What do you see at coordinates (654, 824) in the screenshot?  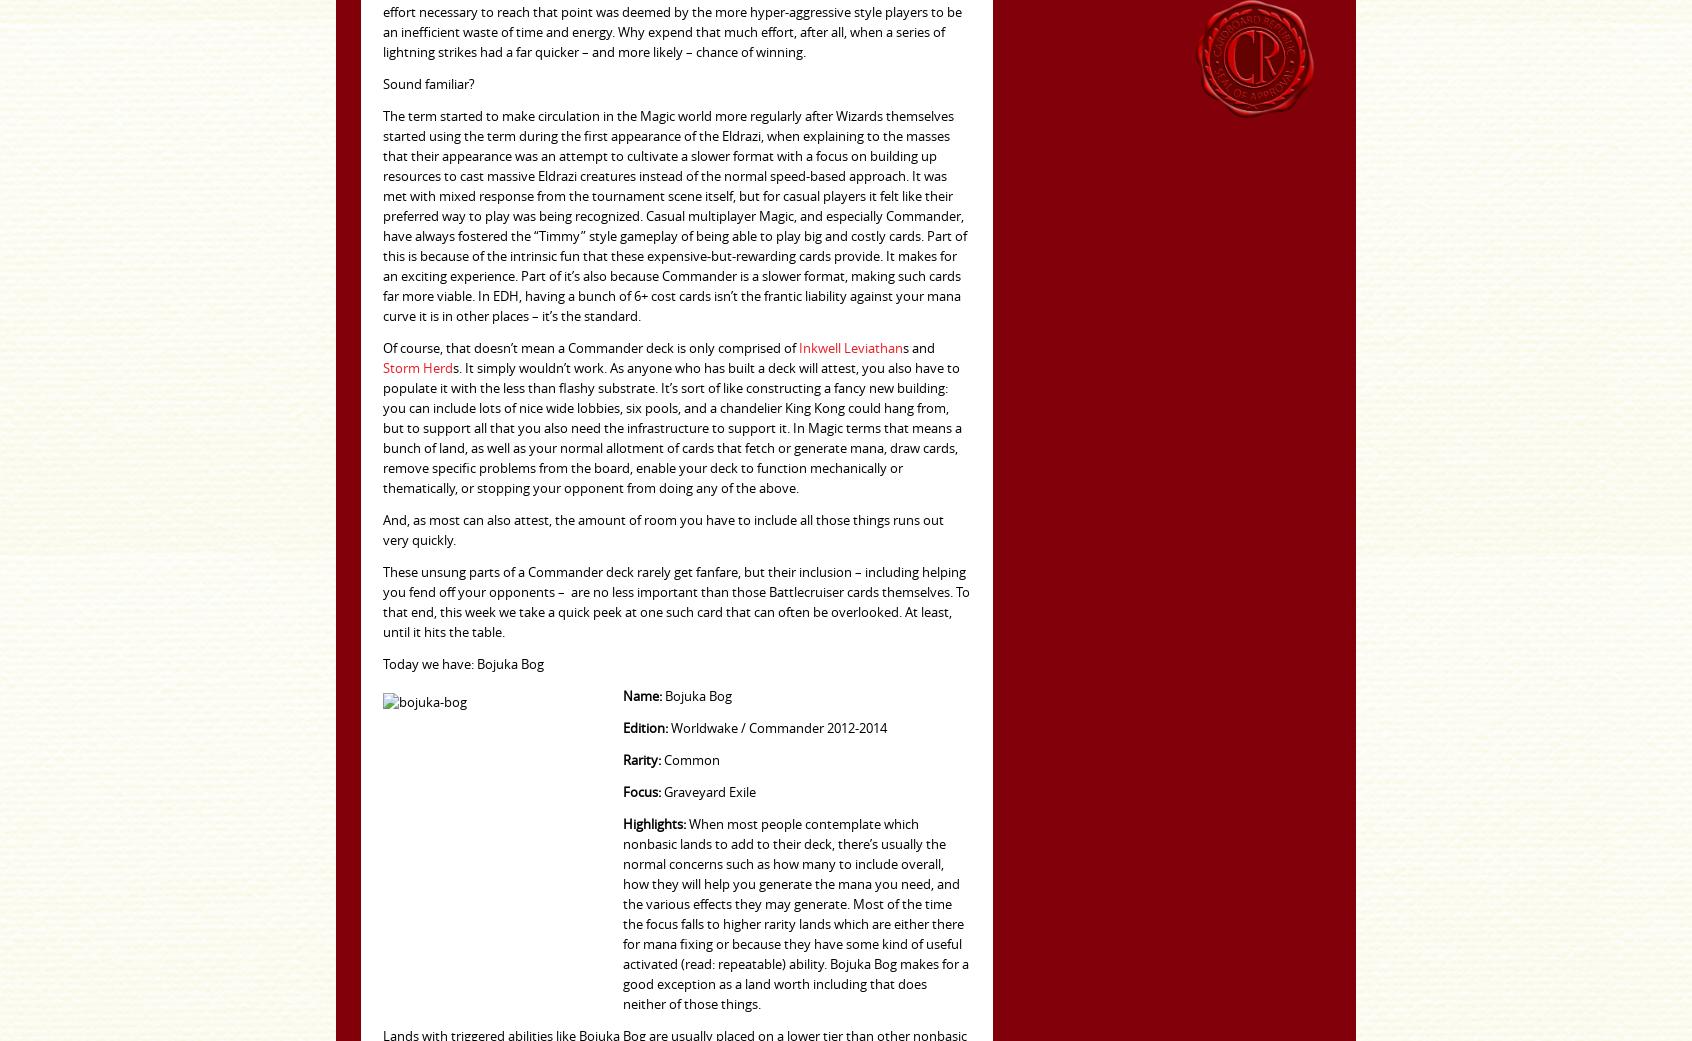 I see `'Highlights:'` at bounding box center [654, 824].